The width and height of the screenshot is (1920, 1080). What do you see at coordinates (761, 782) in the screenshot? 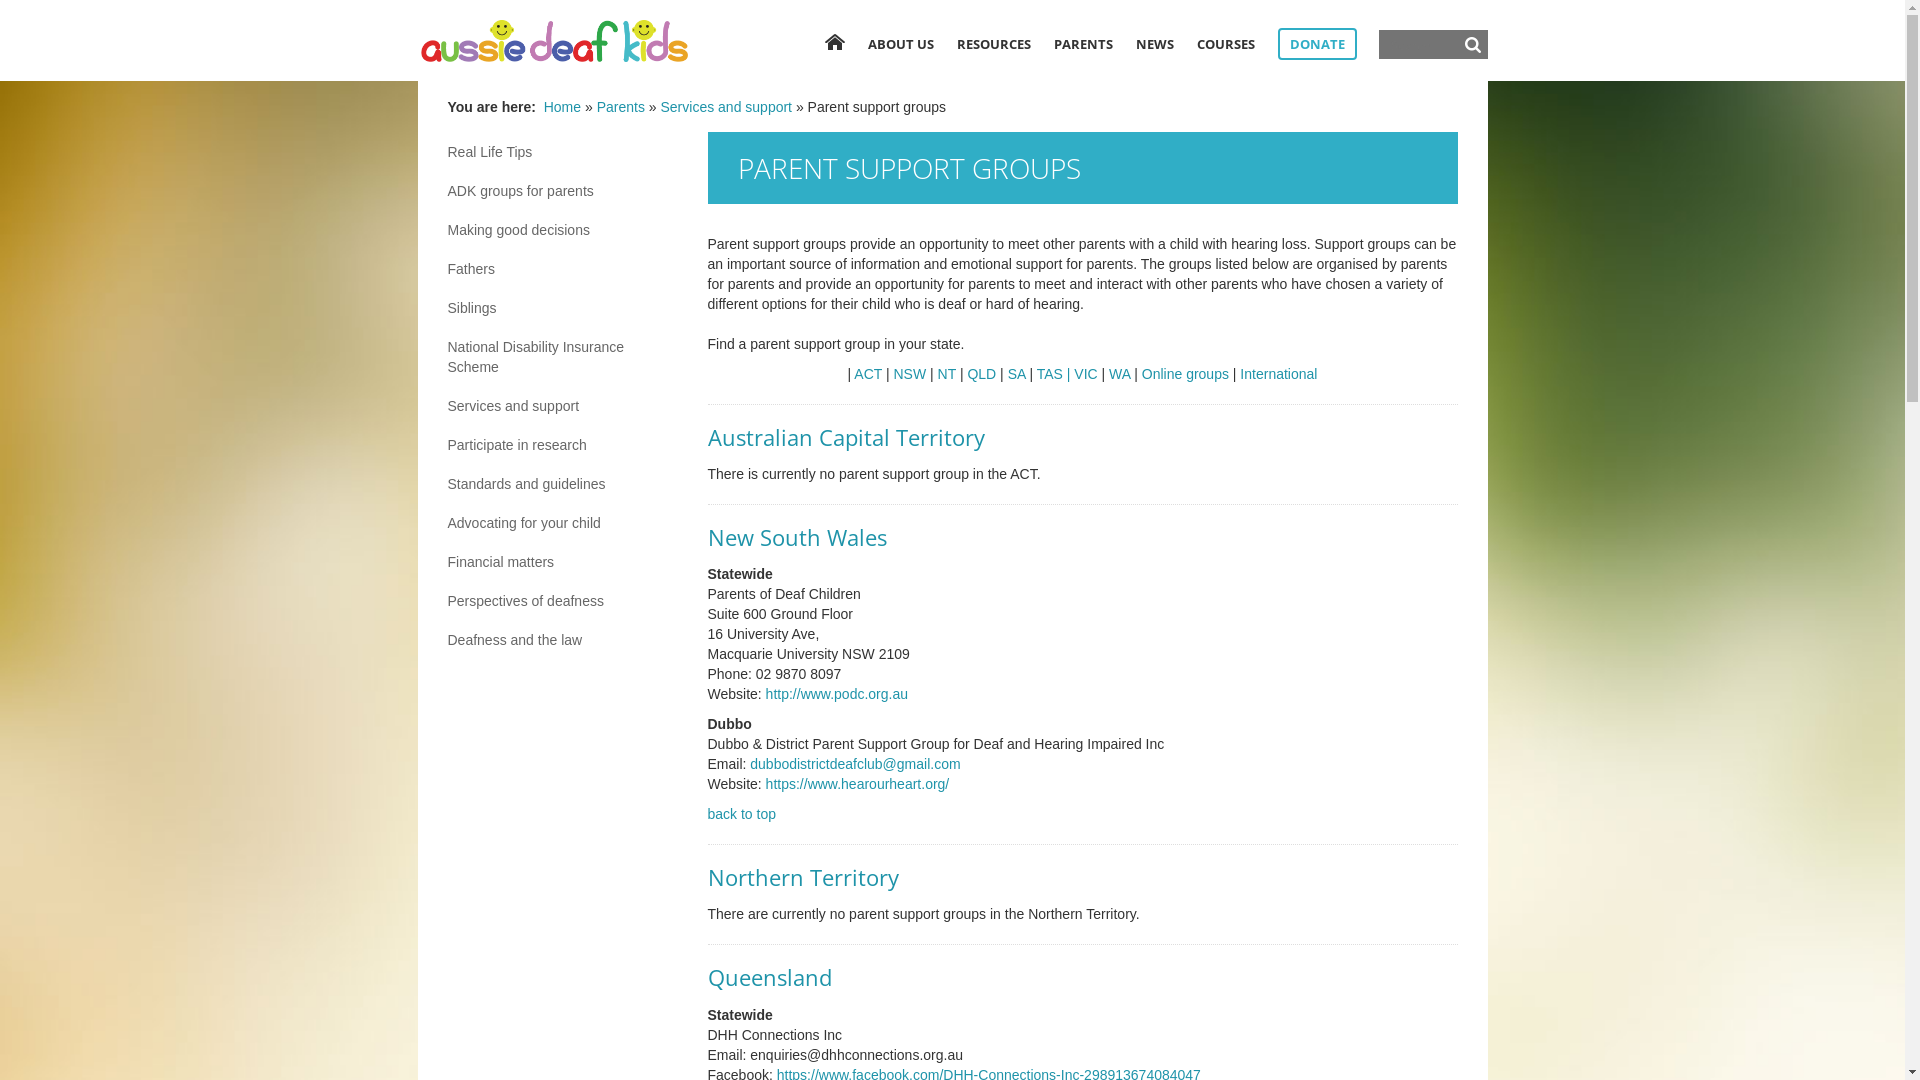
I see `' https://www.hearourheart.org/'` at bounding box center [761, 782].